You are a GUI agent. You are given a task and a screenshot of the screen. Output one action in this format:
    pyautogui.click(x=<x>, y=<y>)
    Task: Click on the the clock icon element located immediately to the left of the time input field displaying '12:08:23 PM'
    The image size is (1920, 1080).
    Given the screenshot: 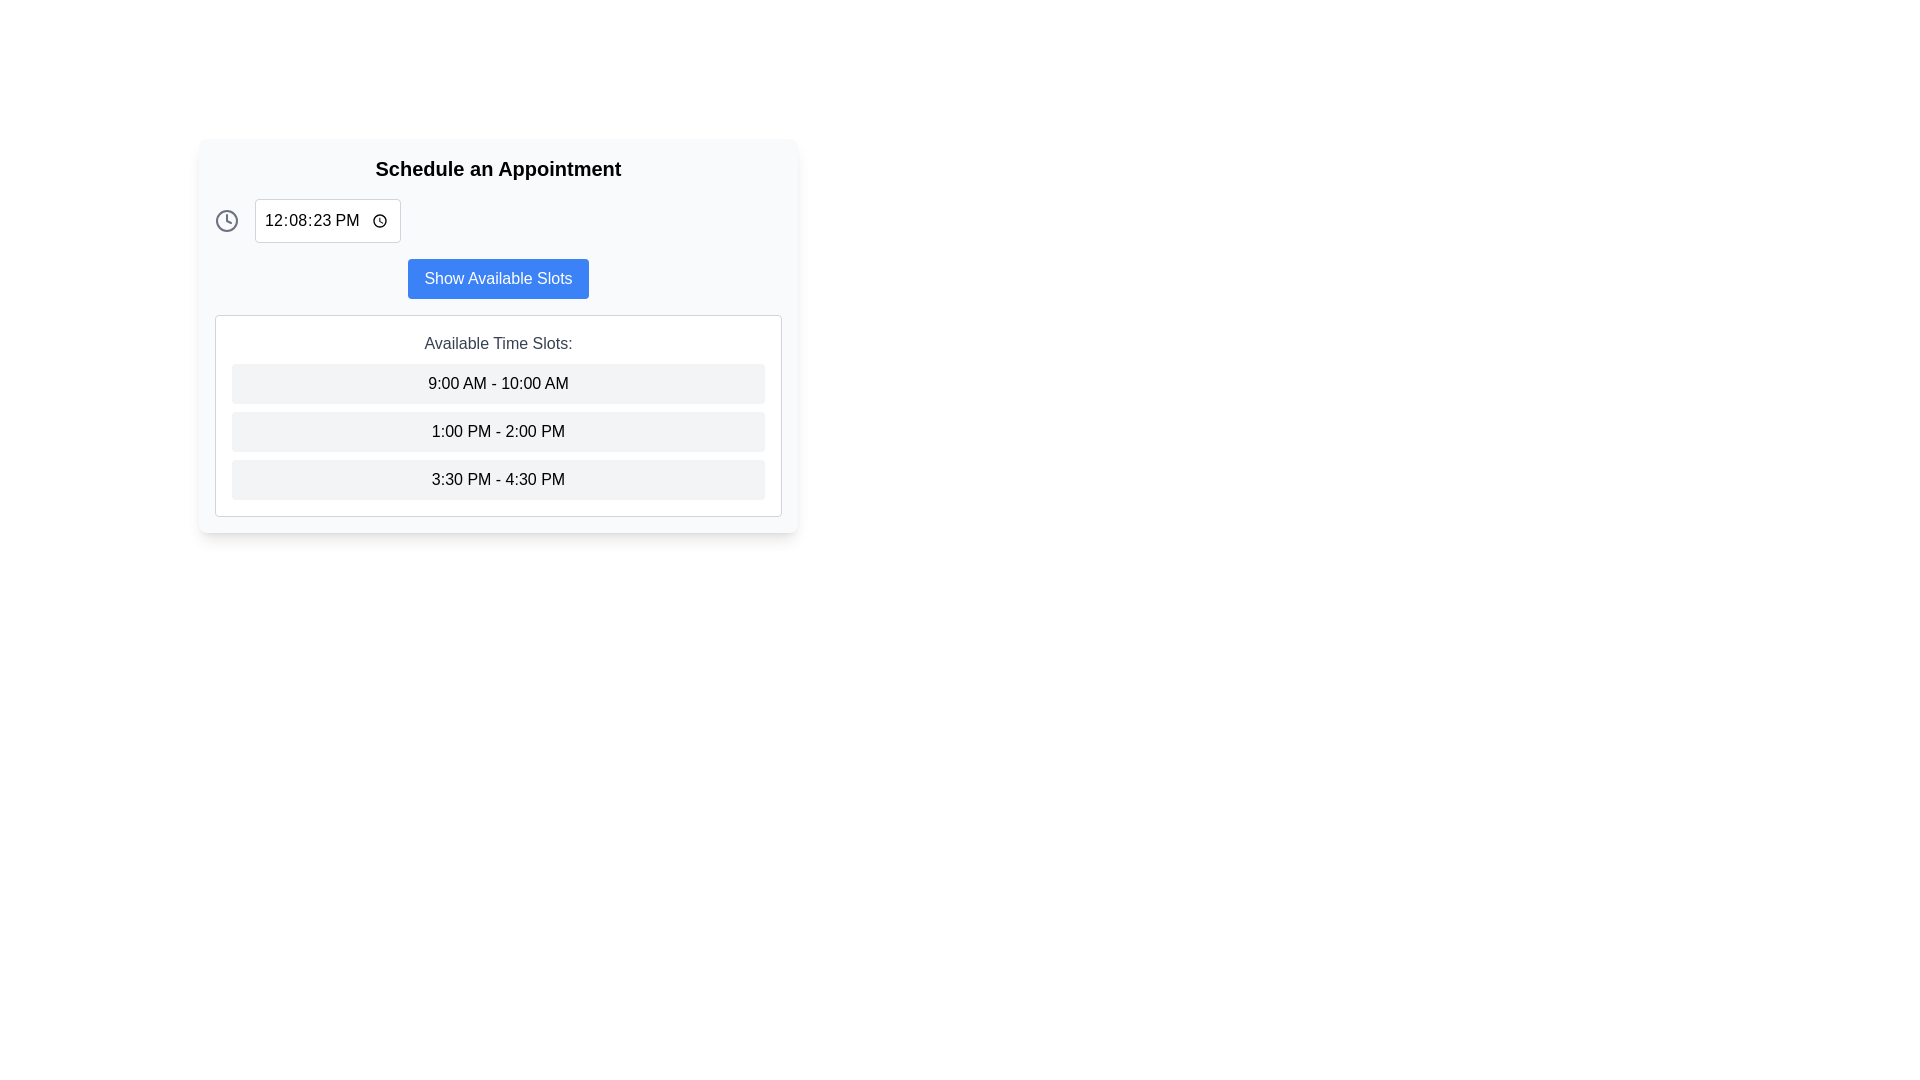 What is the action you would take?
    pyautogui.click(x=226, y=220)
    